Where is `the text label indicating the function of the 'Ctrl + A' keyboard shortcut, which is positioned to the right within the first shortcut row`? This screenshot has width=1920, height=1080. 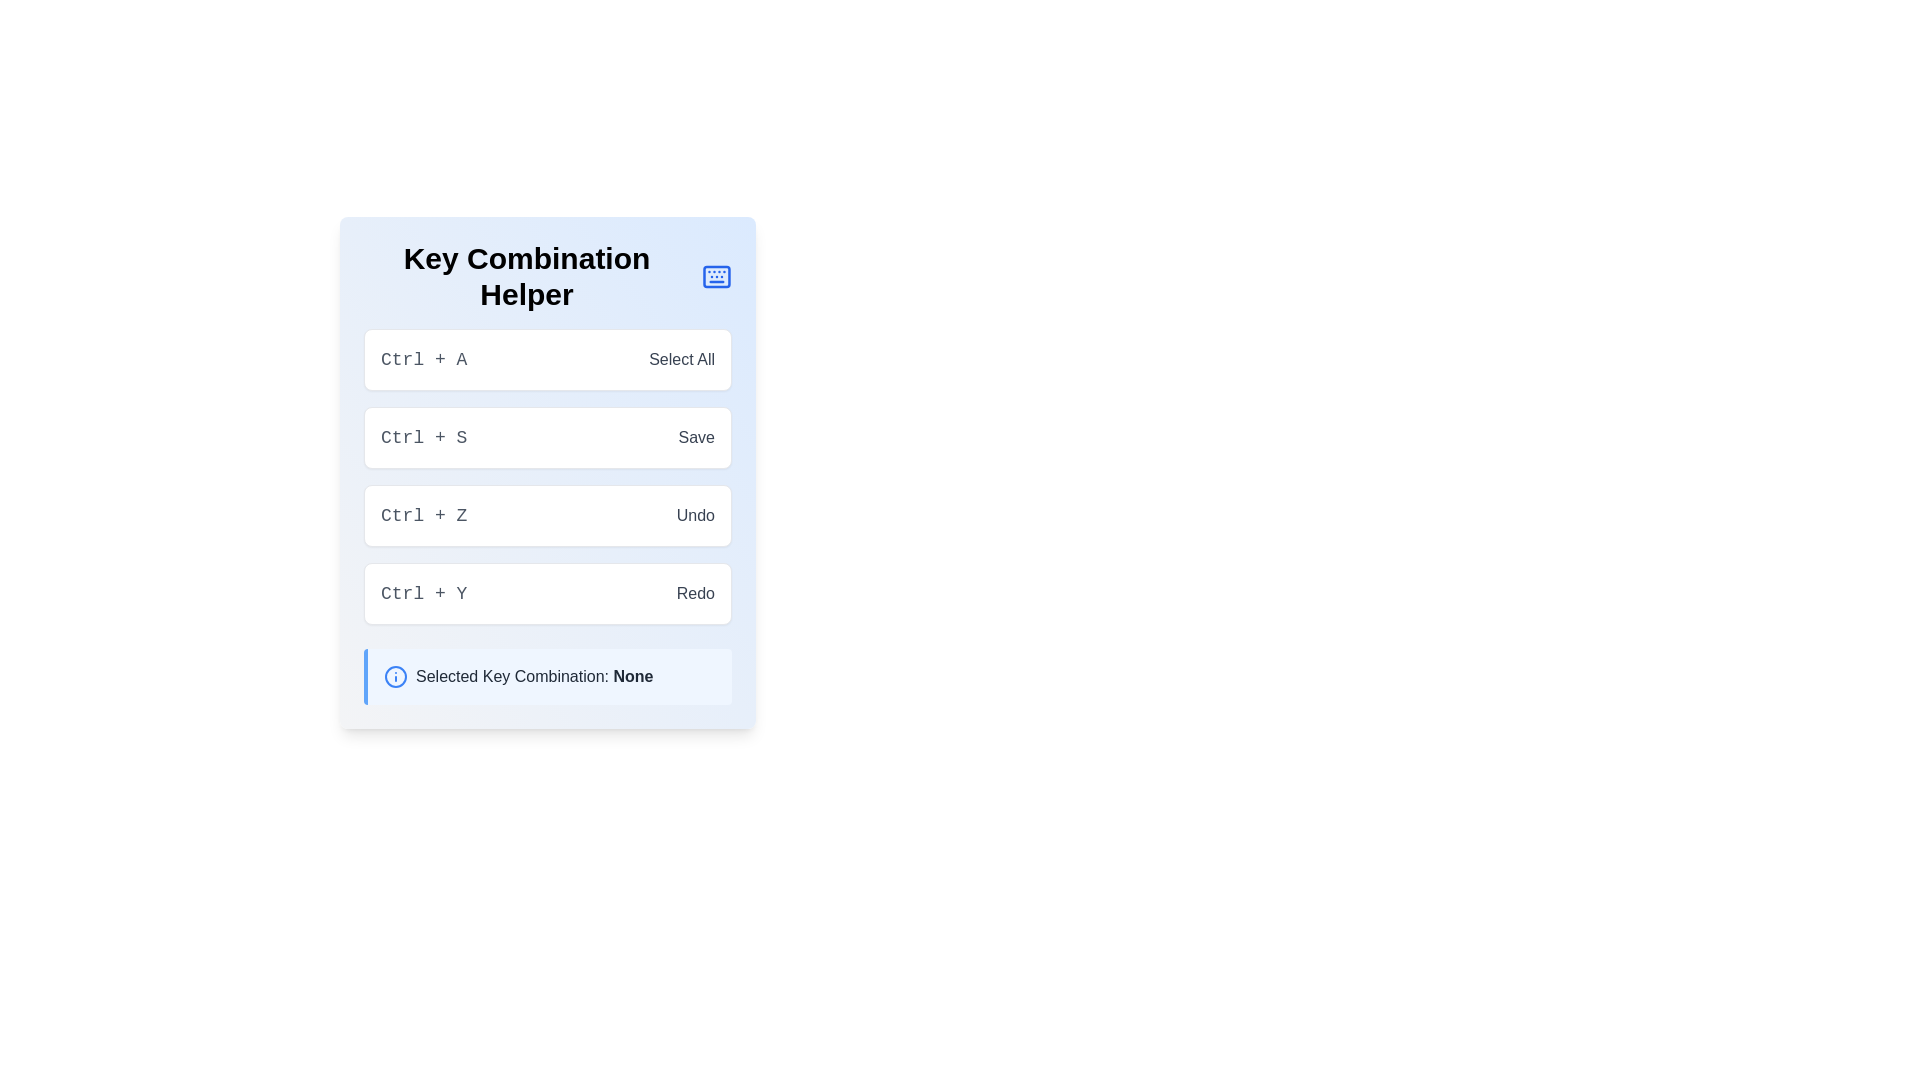
the text label indicating the function of the 'Ctrl + A' keyboard shortcut, which is positioned to the right within the first shortcut row is located at coordinates (682, 358).